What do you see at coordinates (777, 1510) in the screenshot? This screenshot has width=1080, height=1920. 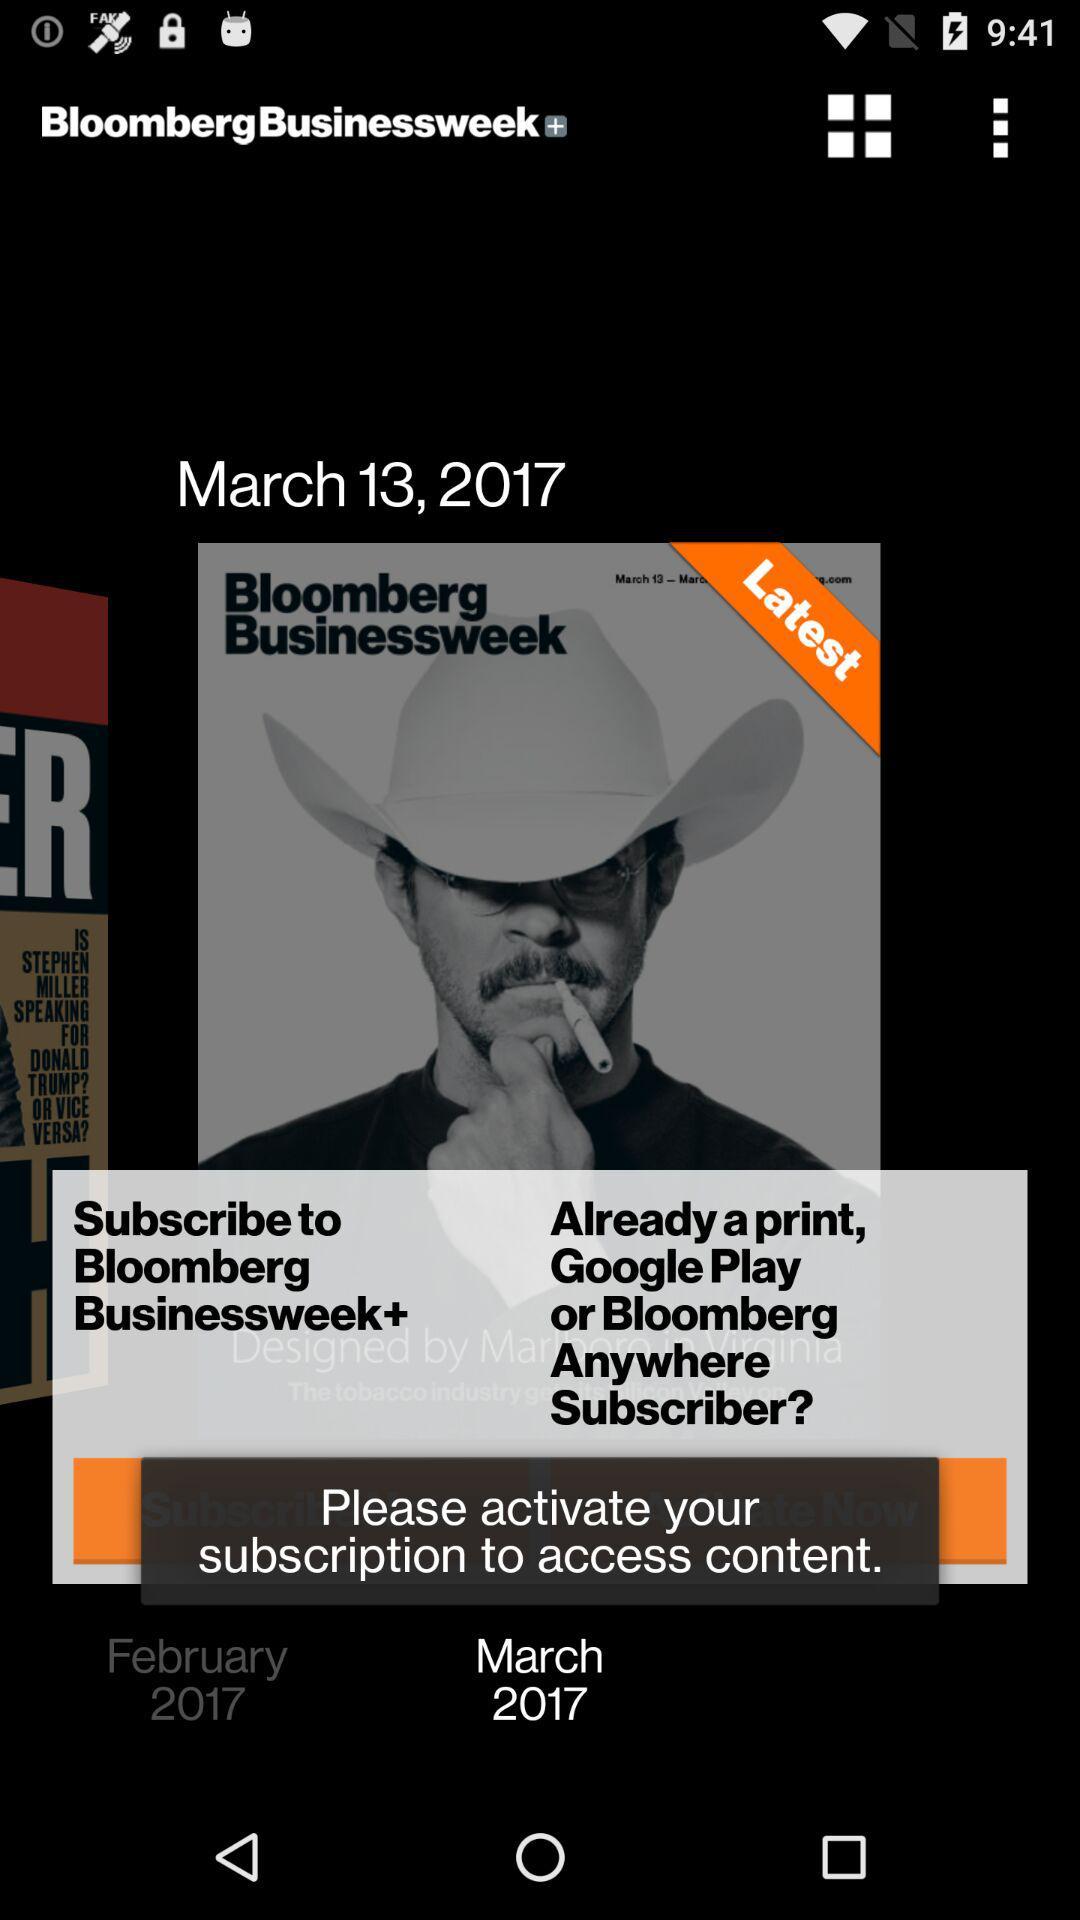 I see `the item to the right of the subscribe to bloomberg` at bounding box center [777, 1510].